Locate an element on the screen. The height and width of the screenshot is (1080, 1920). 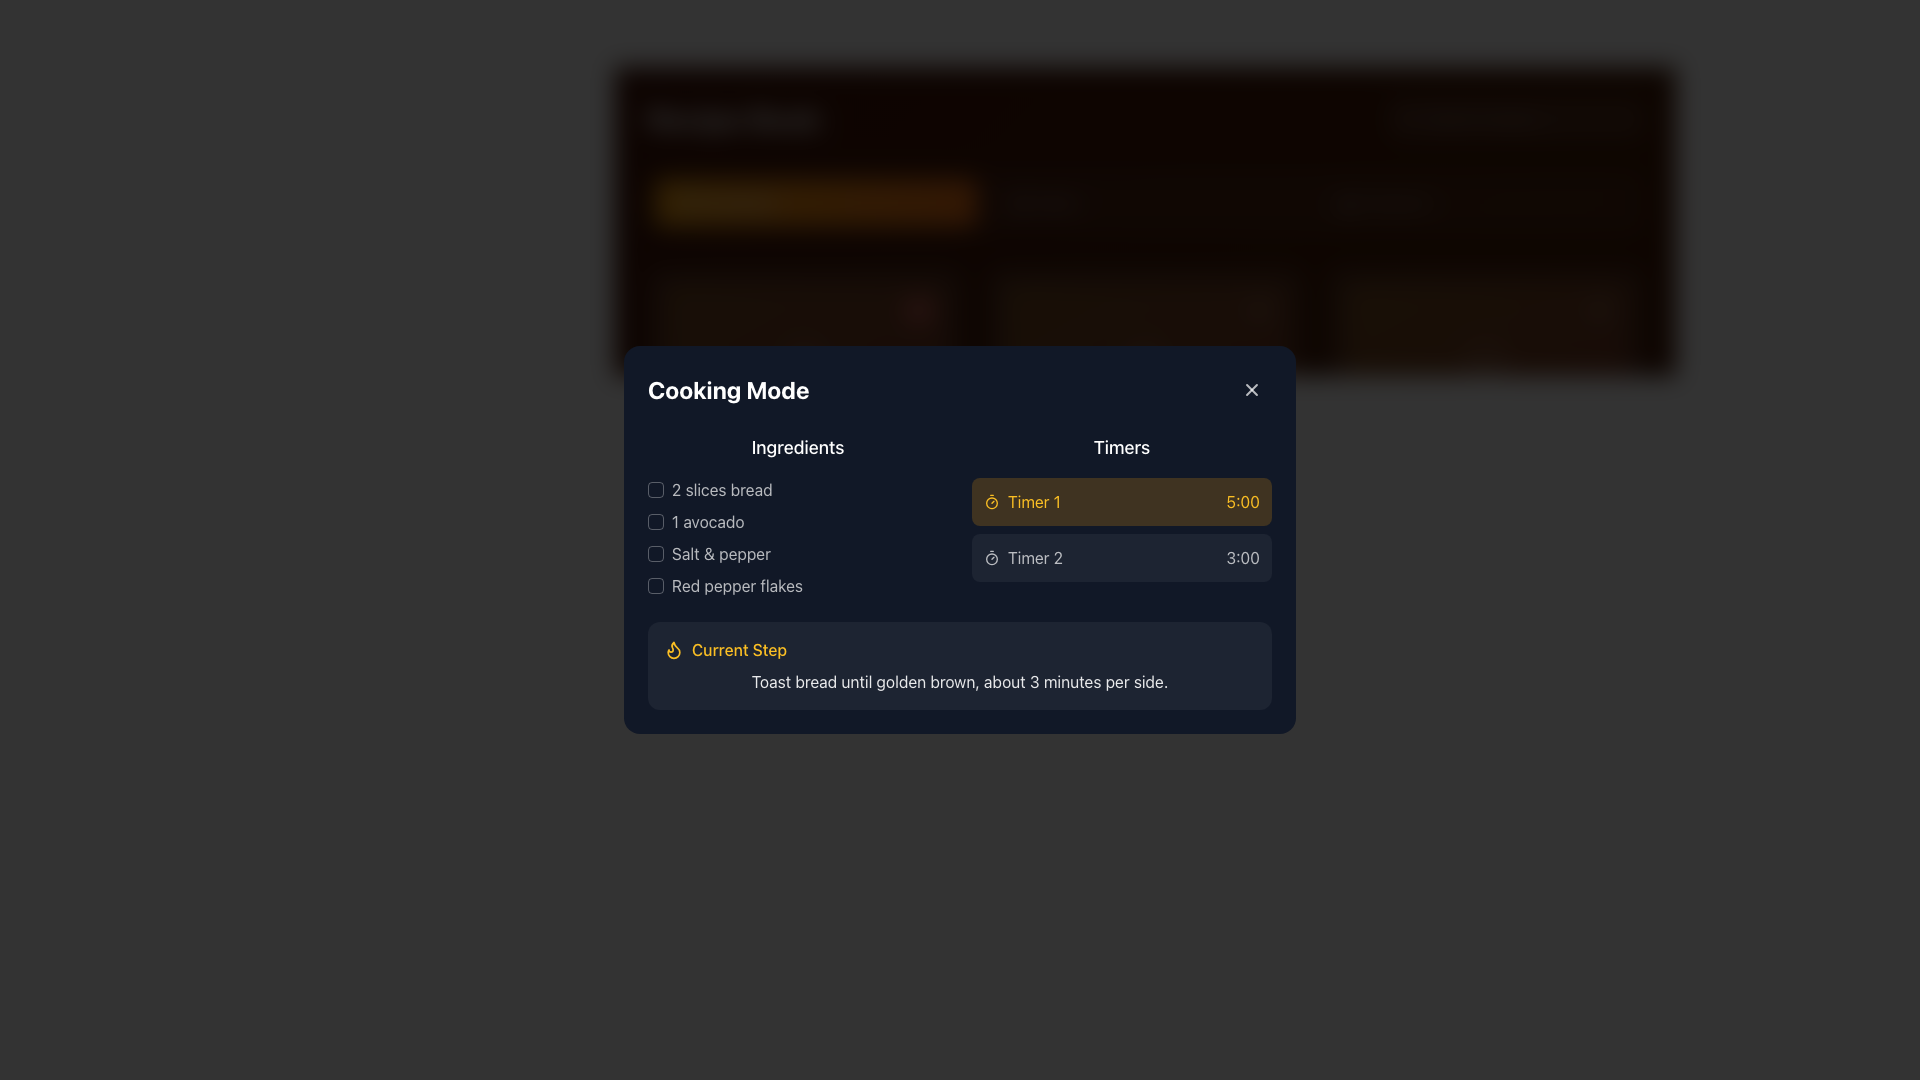
the leftmost Label with Icon that serves as a descriptor for the associated timer set to '3:00' is located at coordinates (1023, 558).